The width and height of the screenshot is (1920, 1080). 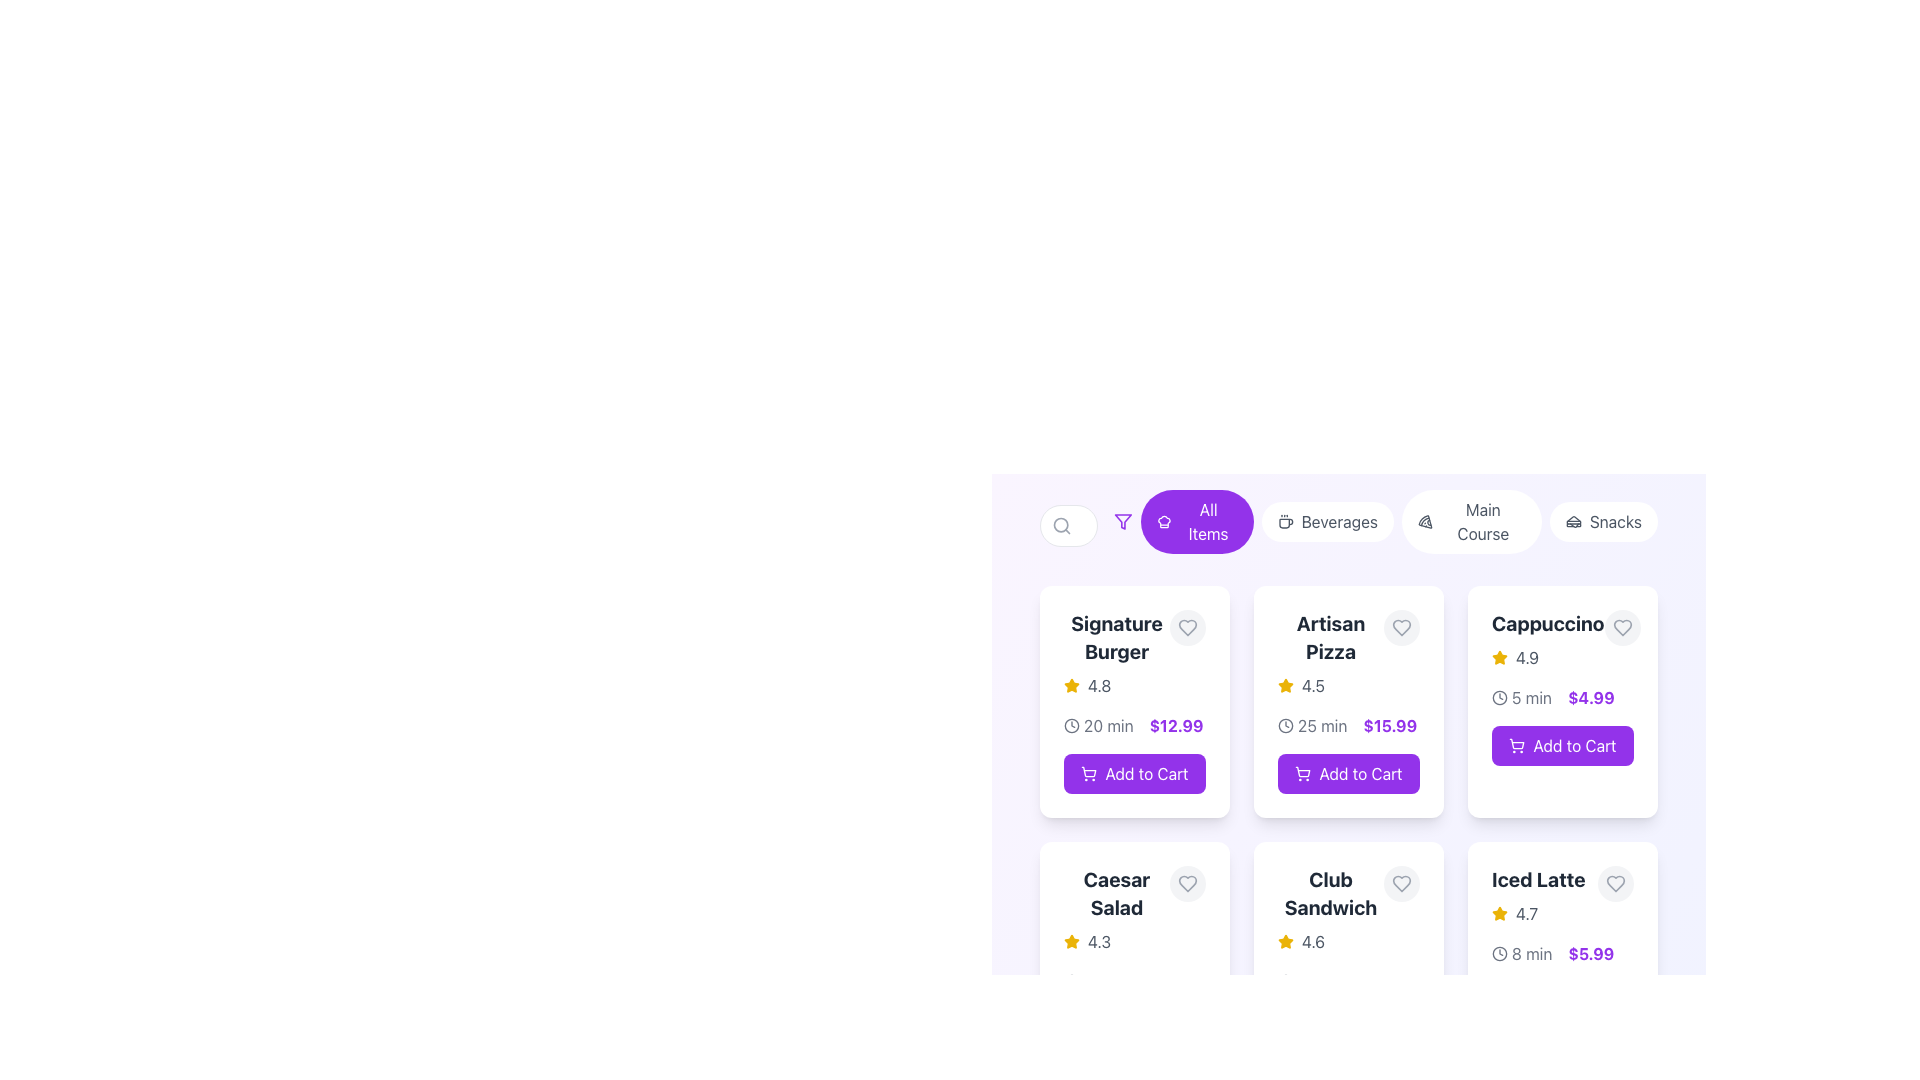 What do you see at coordinates (1622, 627) in the screenshot?
I see `the heart-shaped icon button located at the top-right corner of the 'Cappuccino' product card to mark the item as favorite` at bounding box center [1622, 627].